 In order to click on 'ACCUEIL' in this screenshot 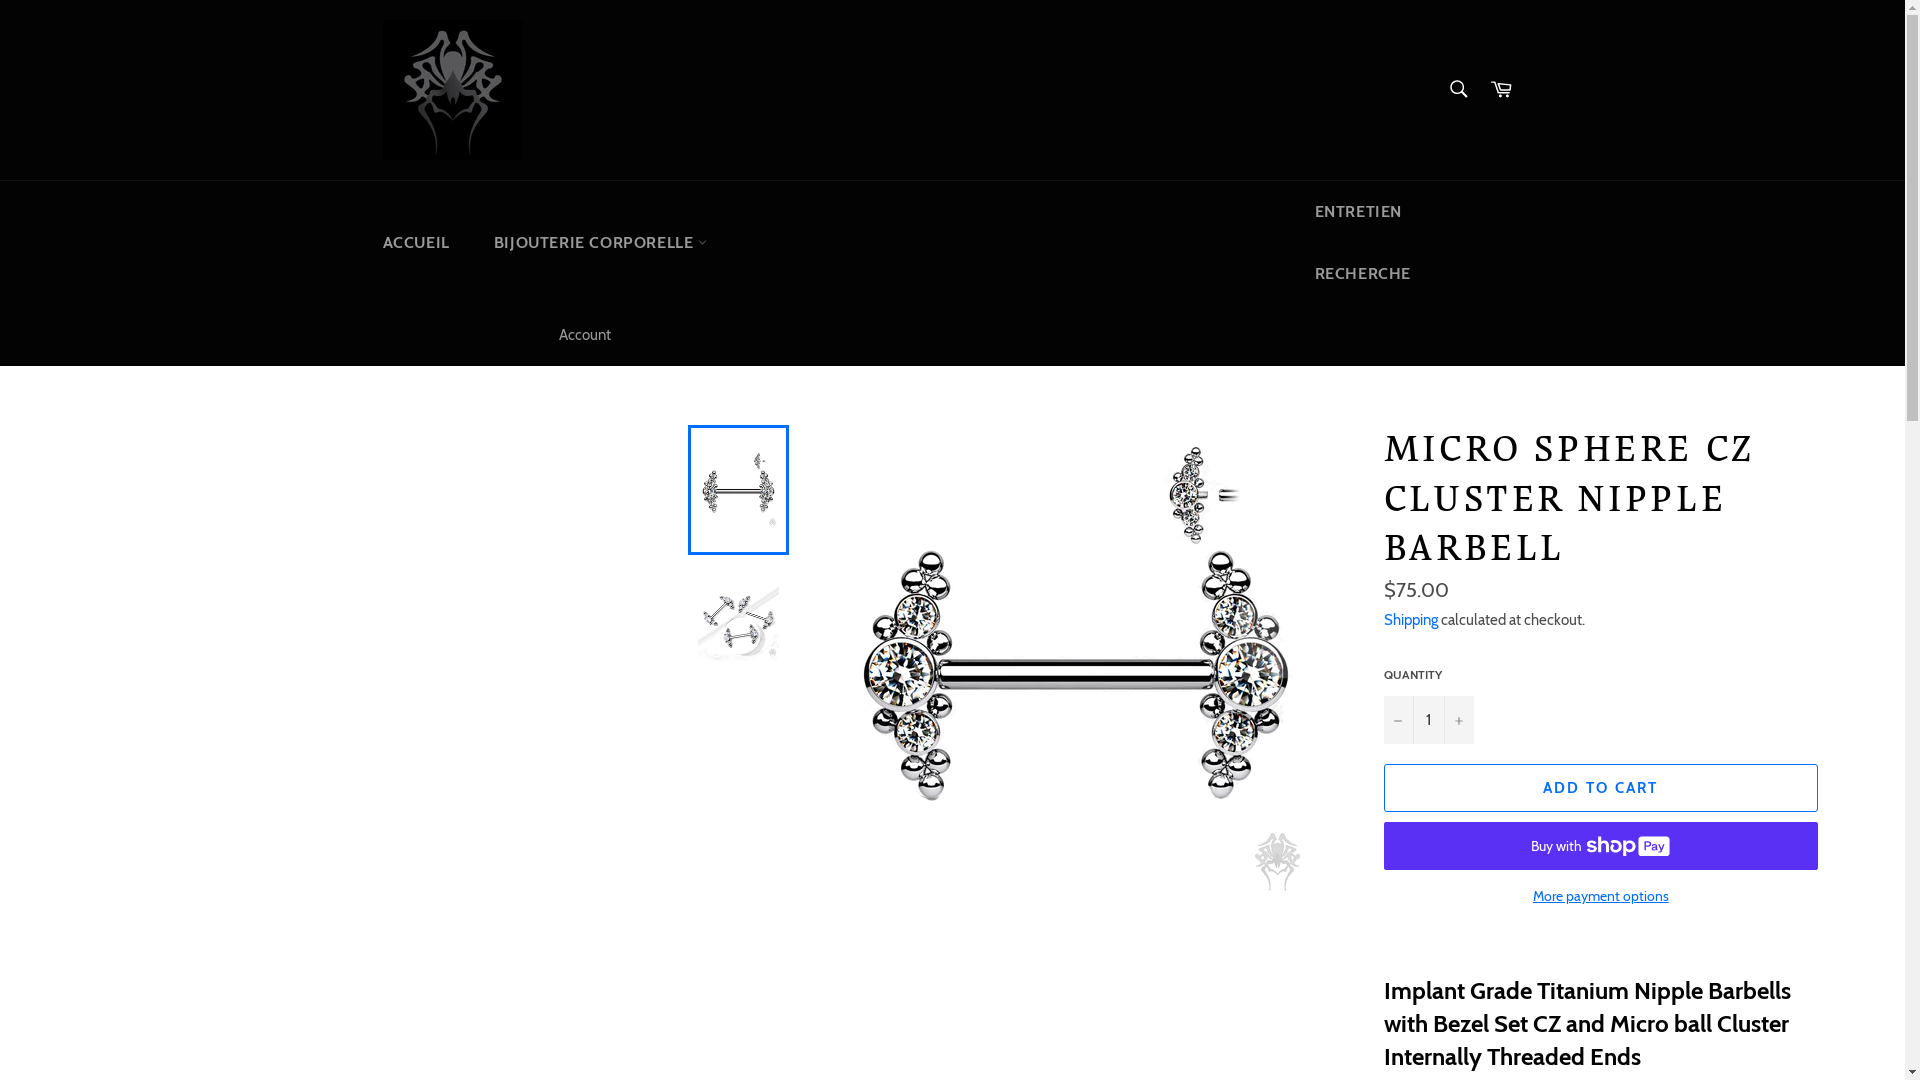, I will do `click(414, 242)`.